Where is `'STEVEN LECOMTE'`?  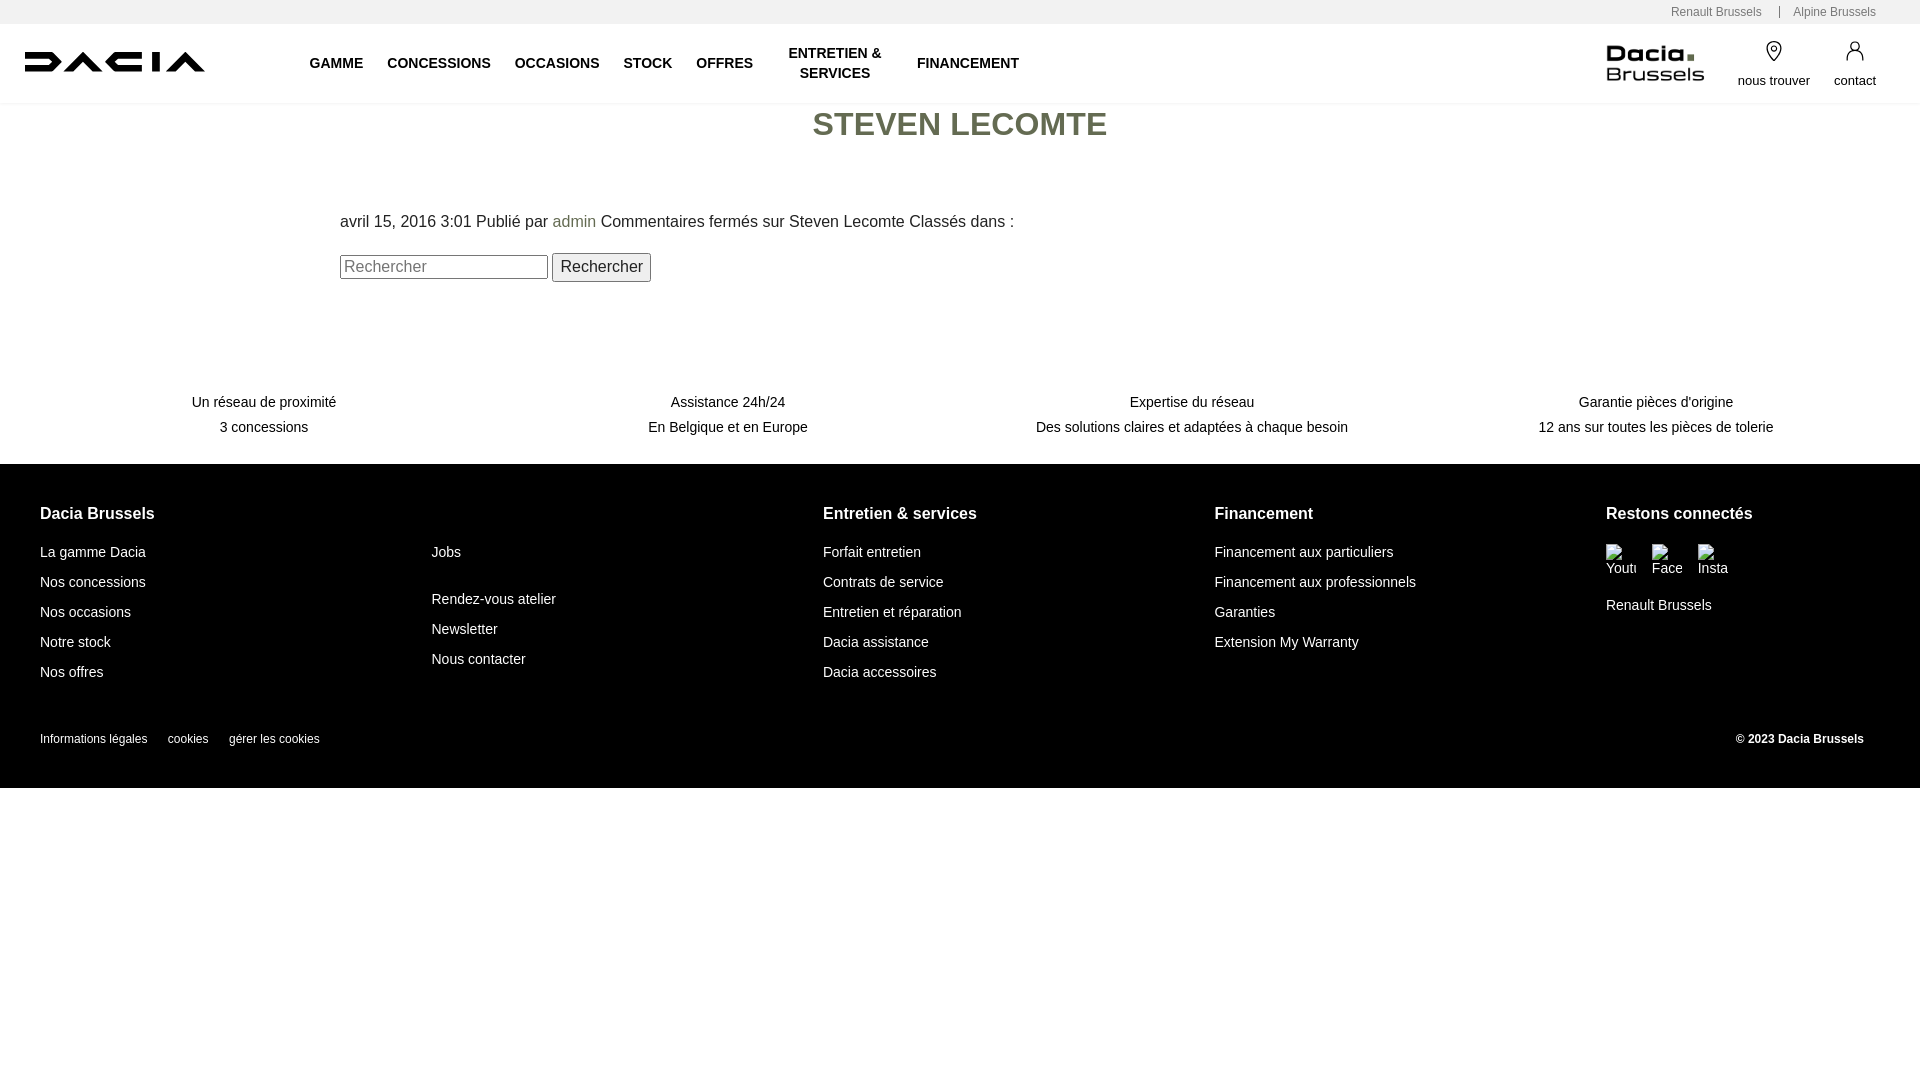
'STEVEN LECOMTE' is located at coordinates (960, 123).